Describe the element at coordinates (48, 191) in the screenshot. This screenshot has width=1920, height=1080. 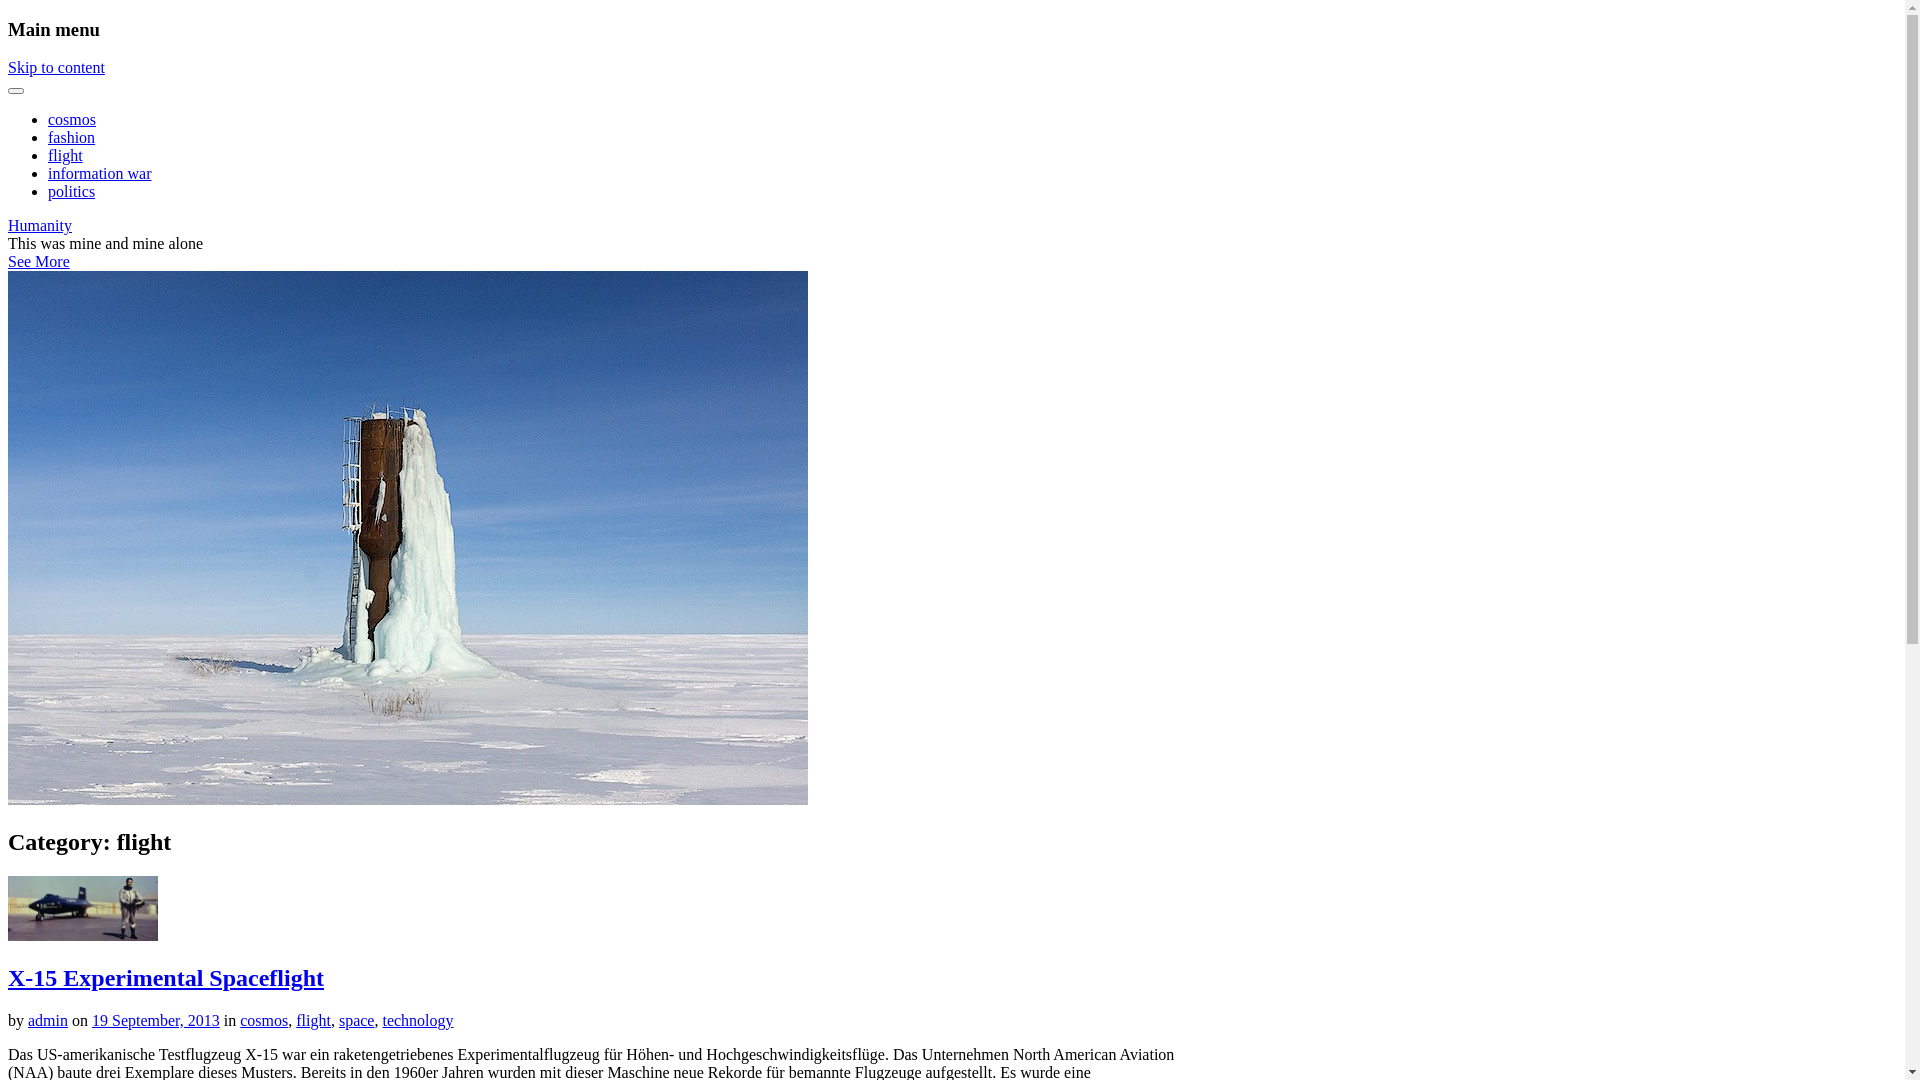
I see `'politics'` at that location.